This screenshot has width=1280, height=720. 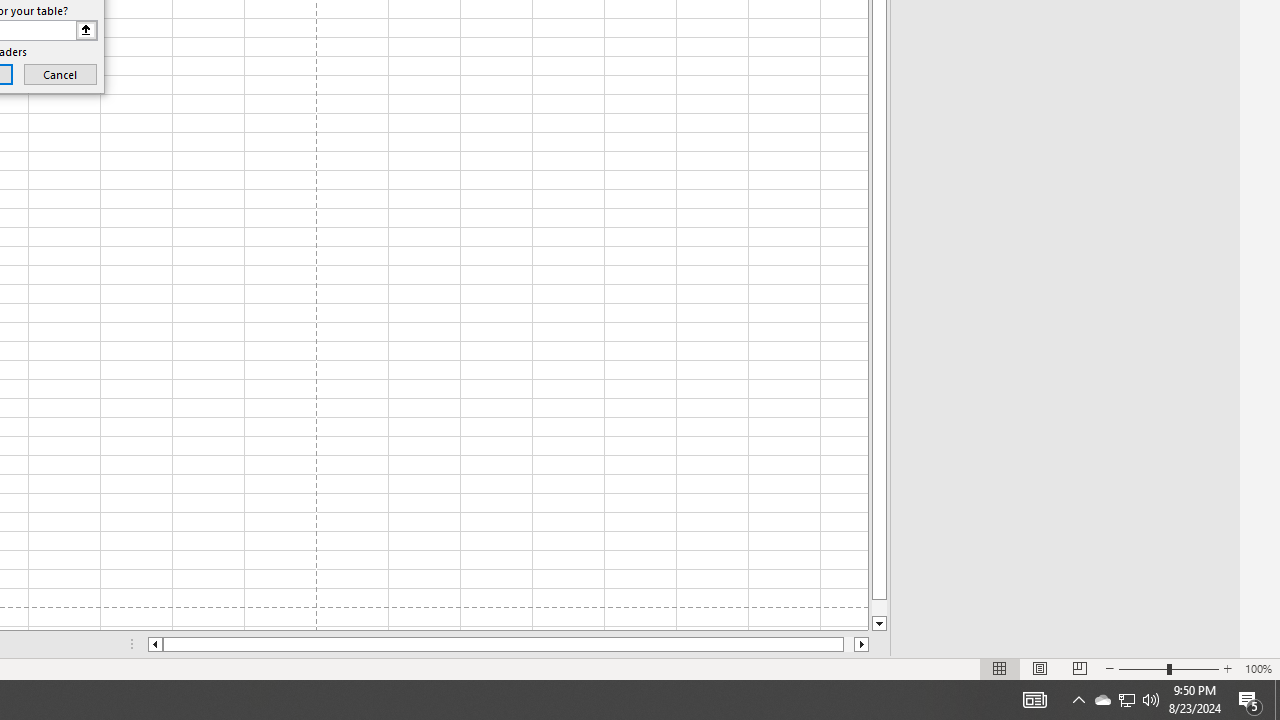 I want to click on 'Page down', so click(x=879, y=607).